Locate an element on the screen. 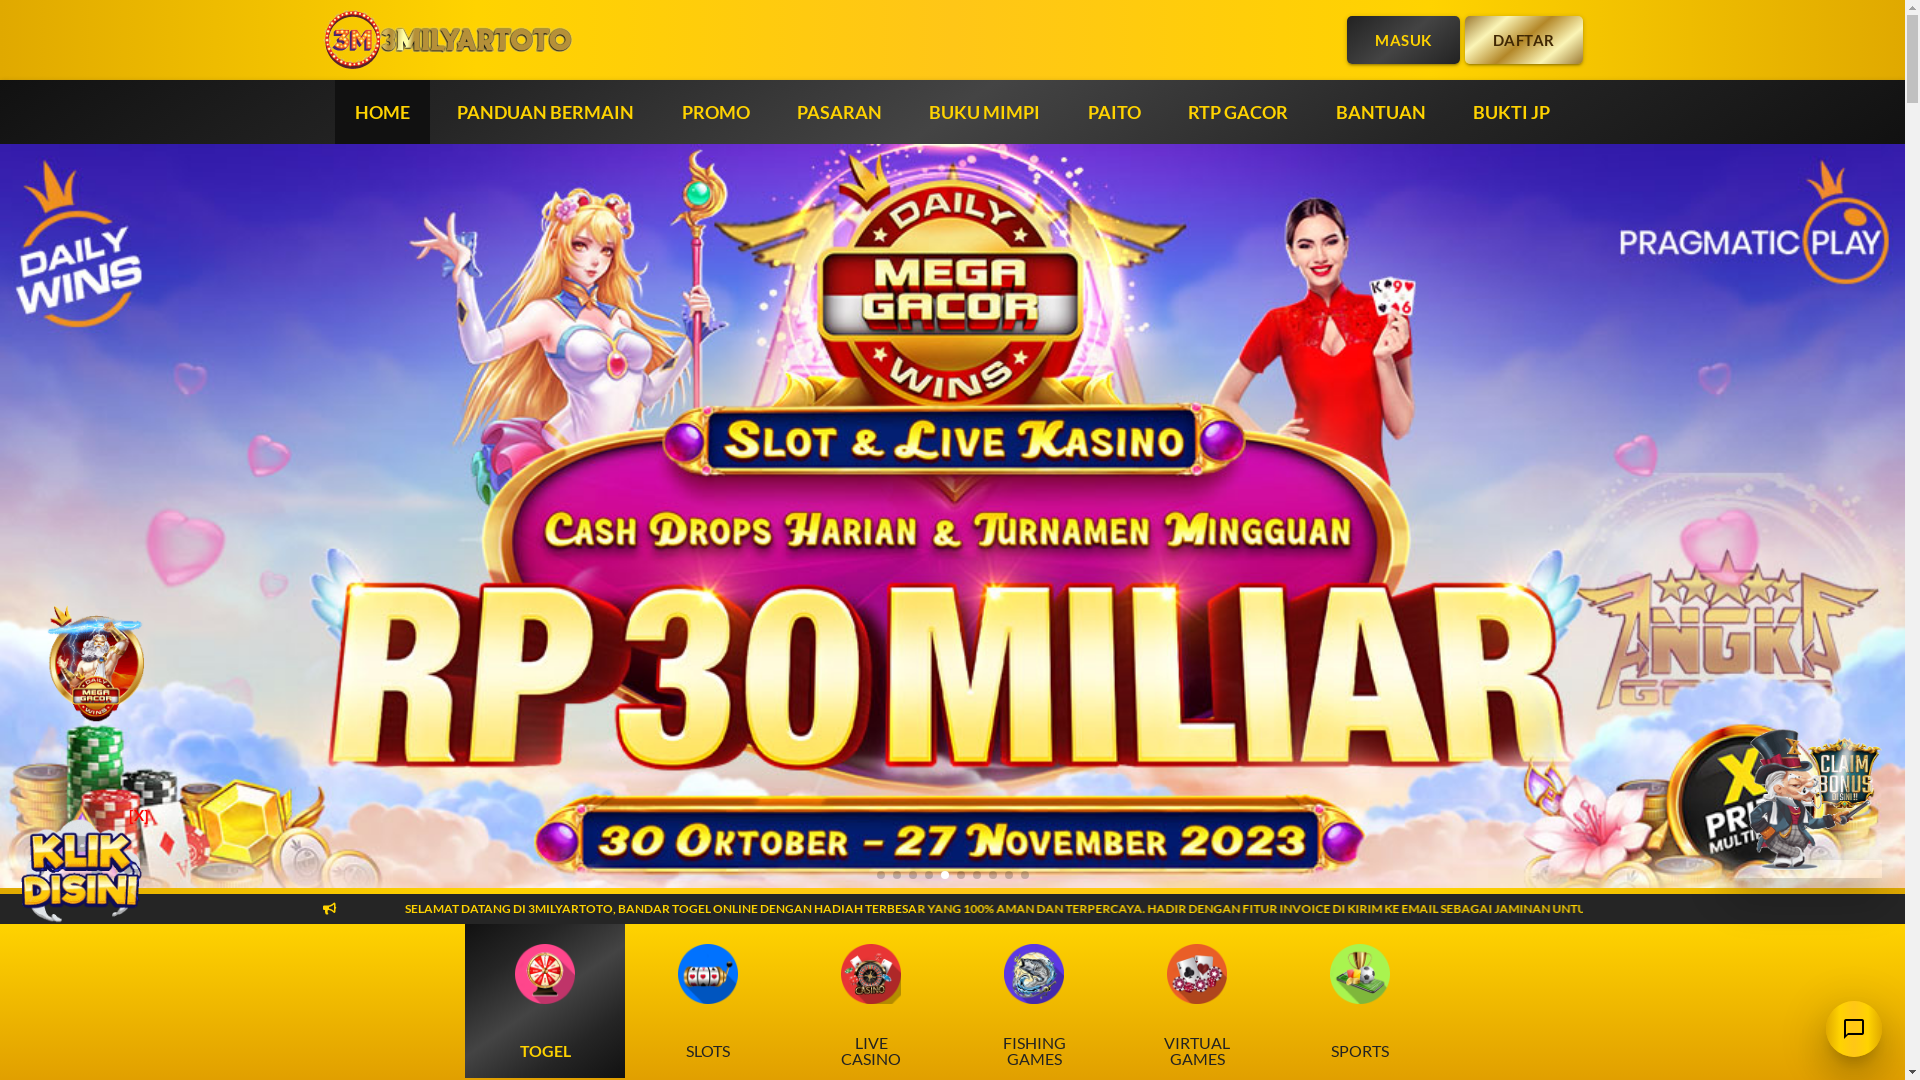 The width and height of the screenshot is (1920, 1080). 'TOGEL' is located at coordinates (545, 1001).